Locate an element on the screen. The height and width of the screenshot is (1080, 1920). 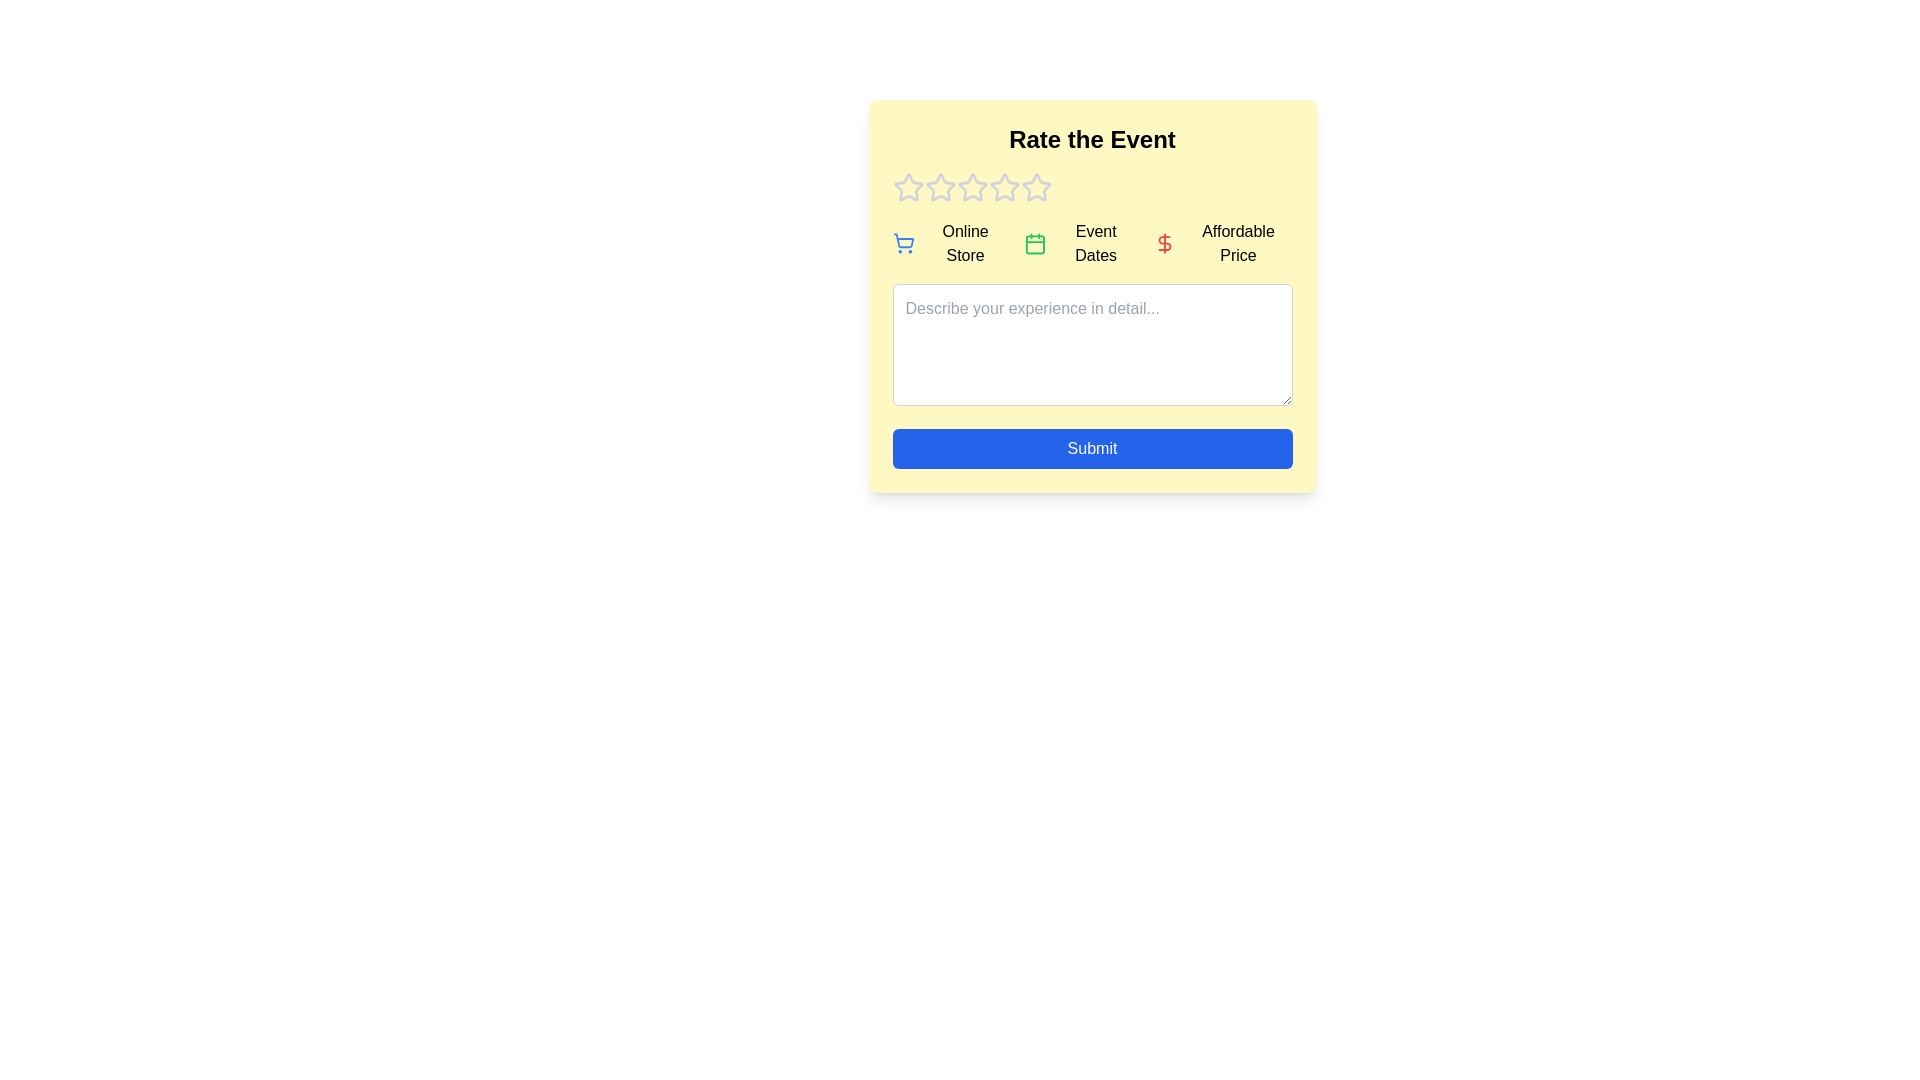
the event rating to 2 stars by clicking on the corresponding star is located at coordinates (939, 188).